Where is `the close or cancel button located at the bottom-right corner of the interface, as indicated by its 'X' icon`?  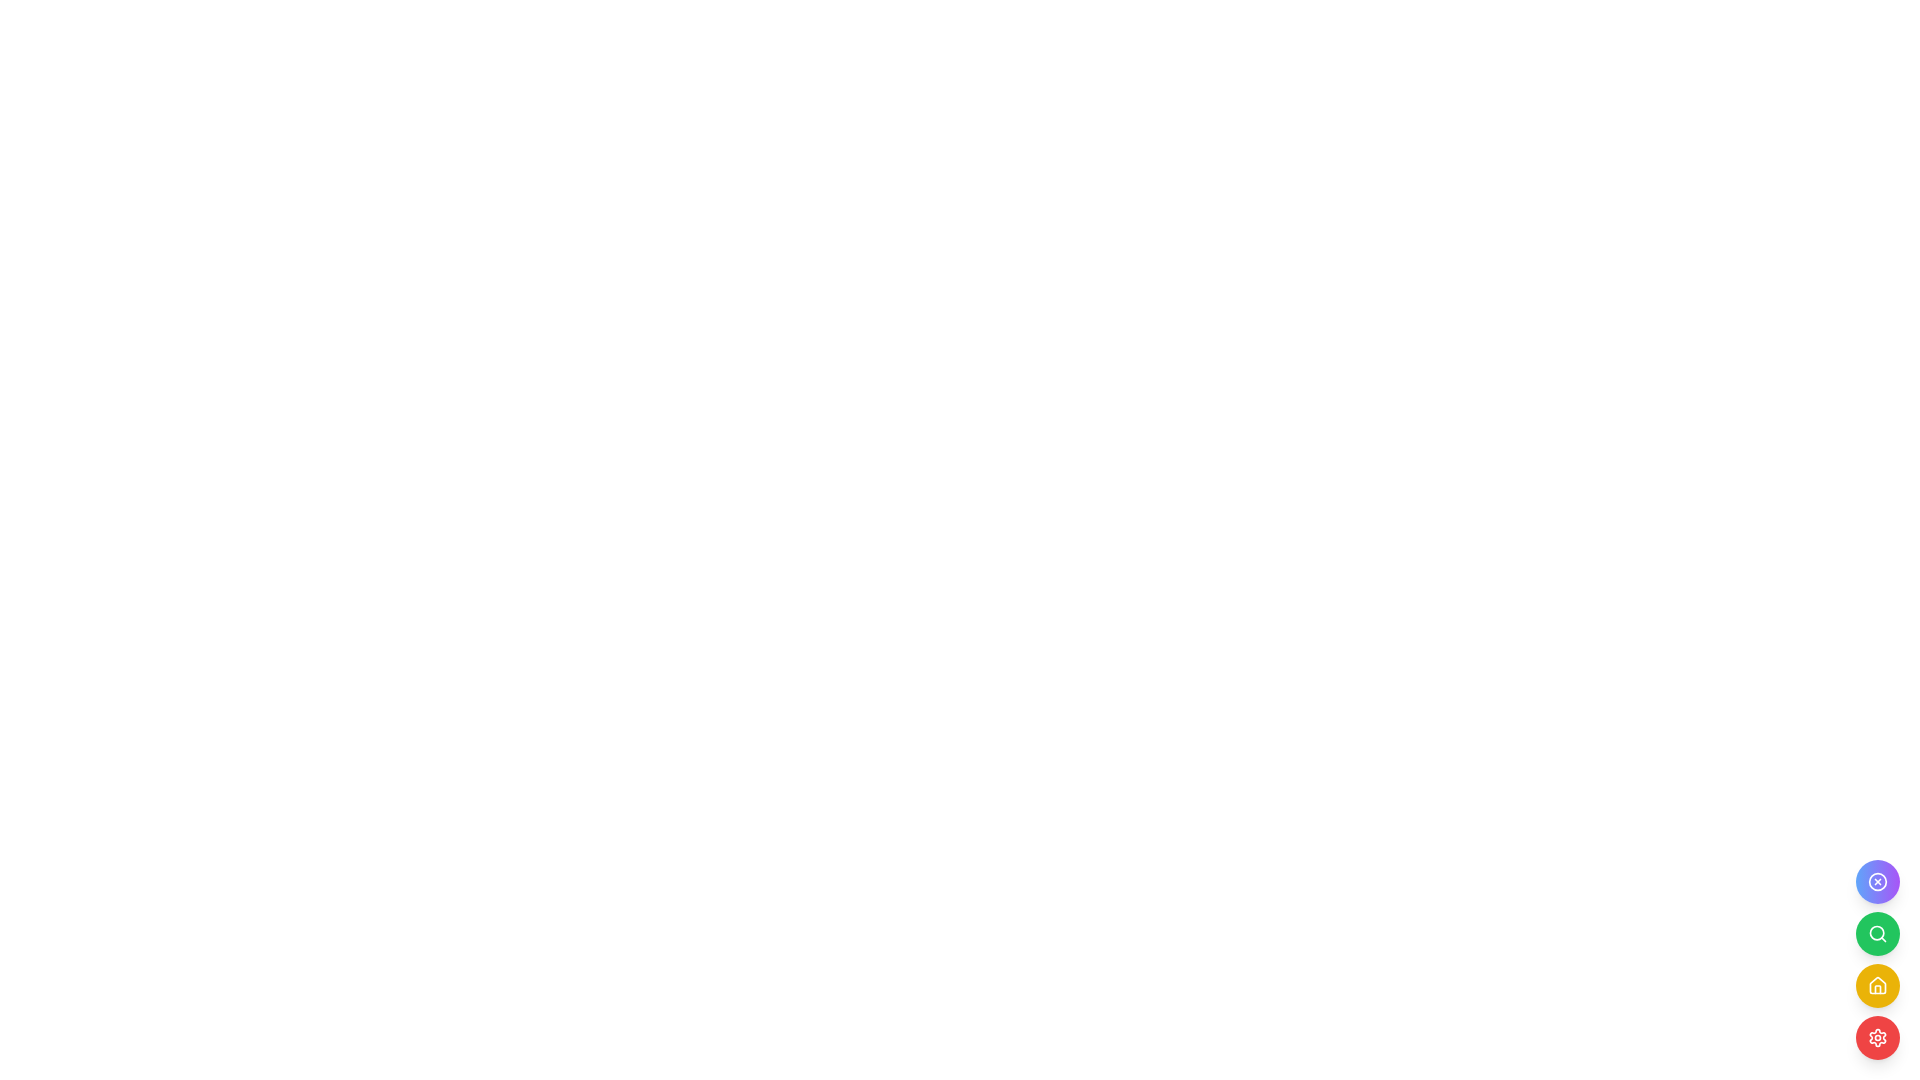
the close or cancel button located at the bottom-right corner of the interface, as indicated by its 'X' icon is located at coordinates (1876, 881).